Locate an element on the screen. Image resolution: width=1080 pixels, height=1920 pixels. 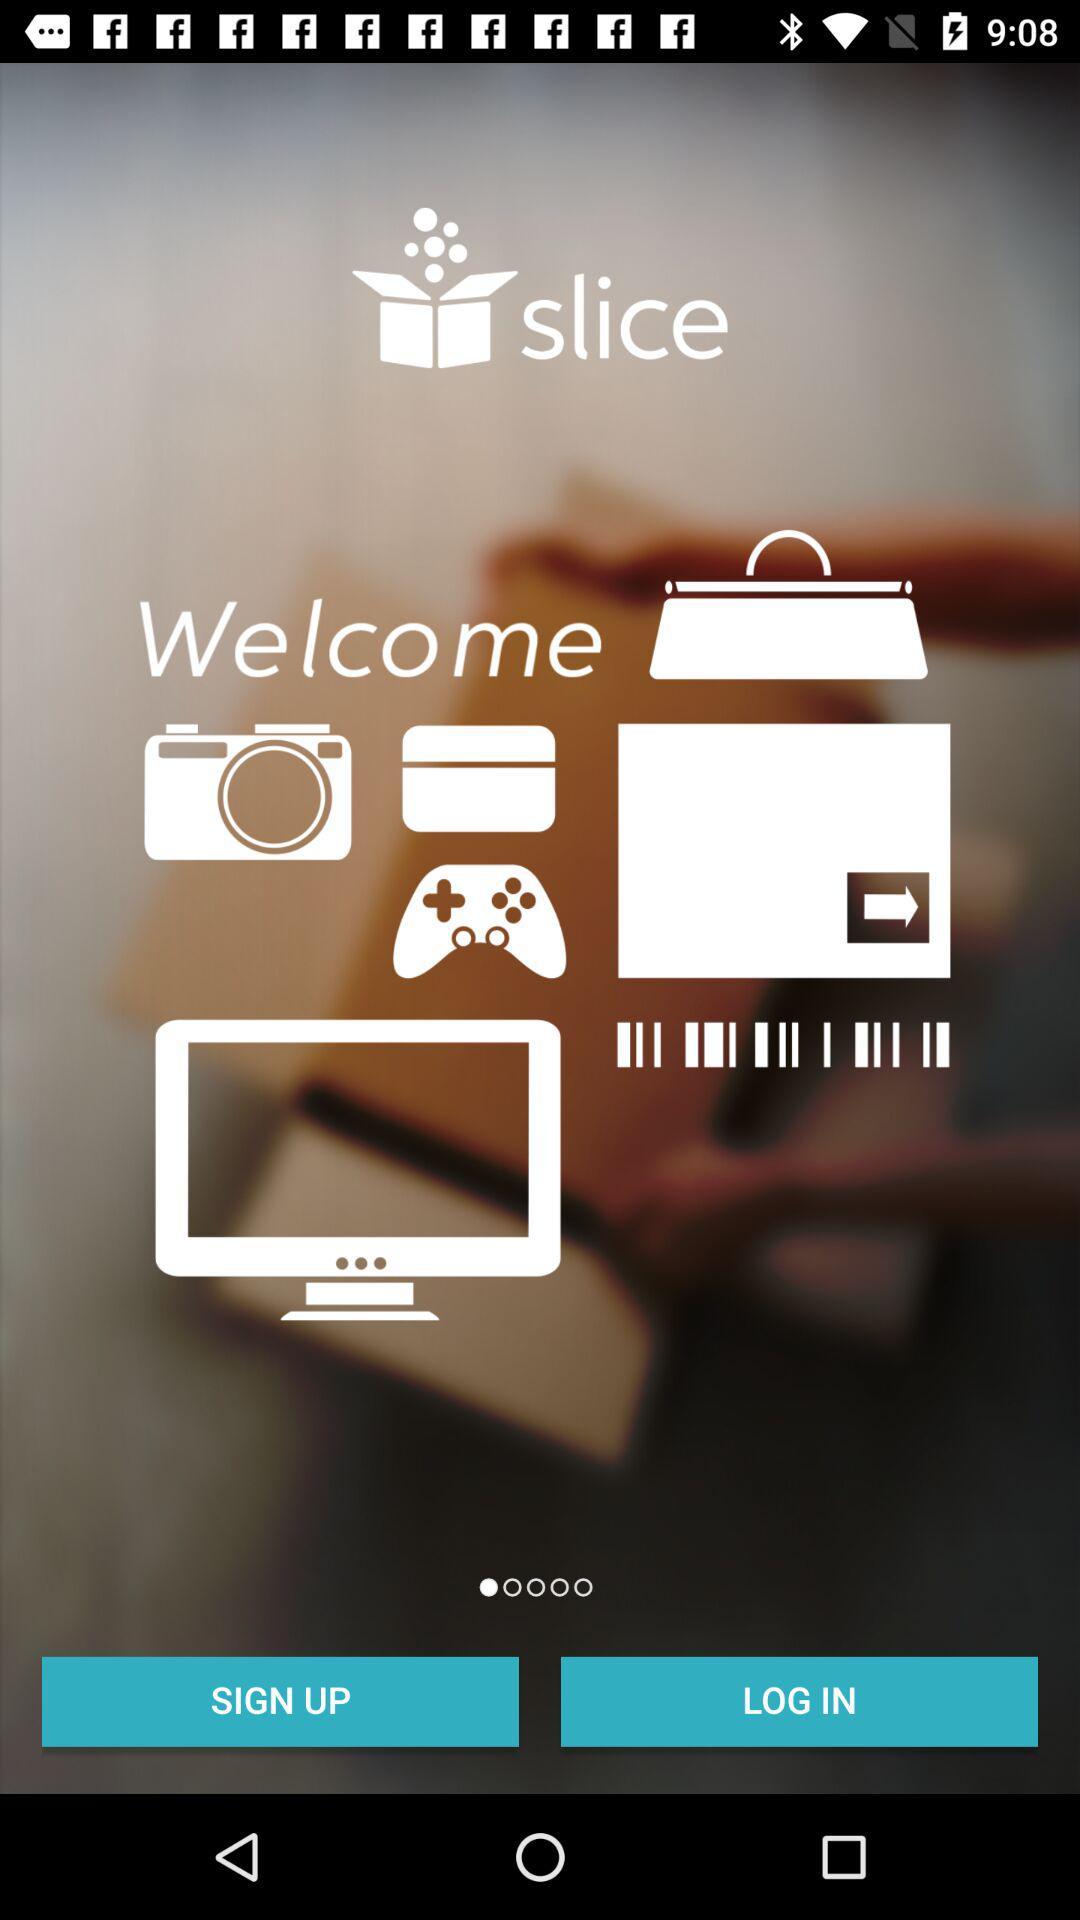
the item at the bottom left corner is located at coordinates (280, 1698).